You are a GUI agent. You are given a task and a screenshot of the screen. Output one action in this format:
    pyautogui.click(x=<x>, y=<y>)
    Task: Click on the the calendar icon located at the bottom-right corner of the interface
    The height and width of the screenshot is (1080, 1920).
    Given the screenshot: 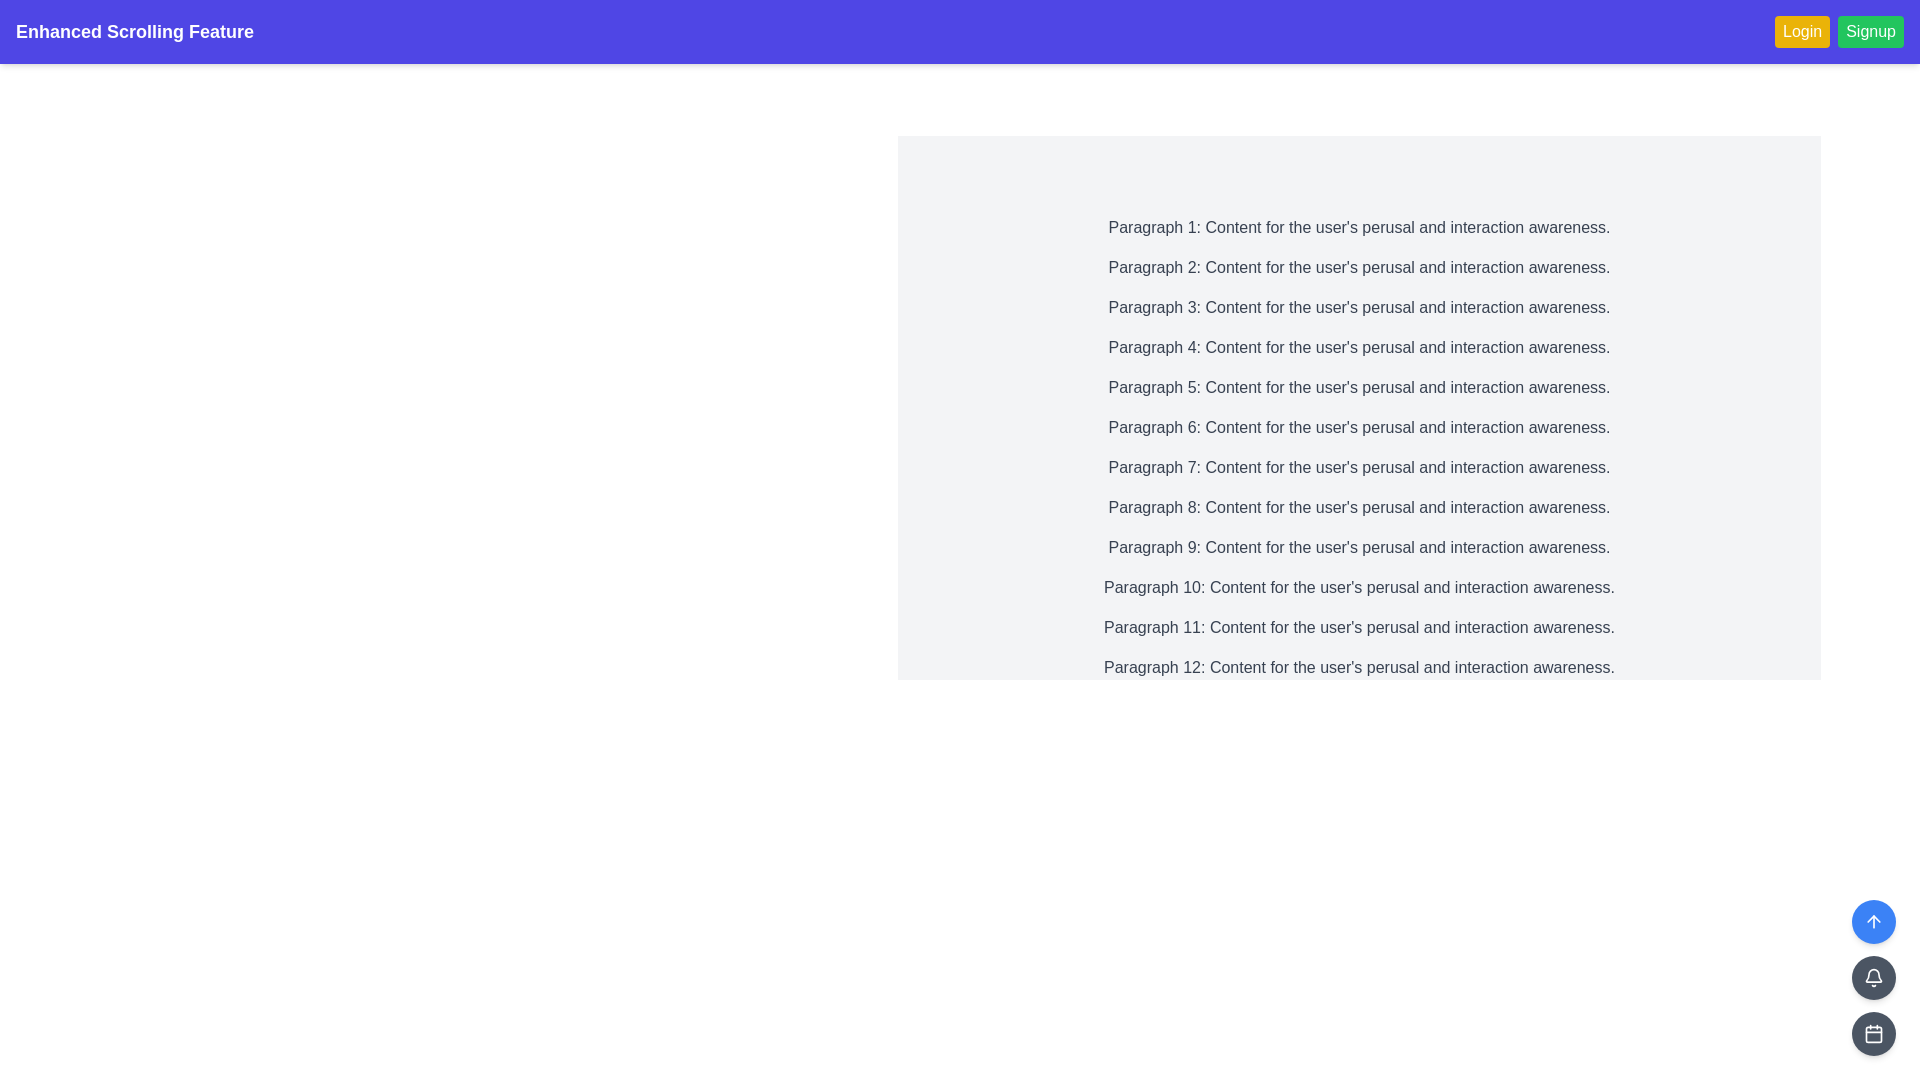 What is the action you would take?
    pyautogui.click(x=1872, y=1033)
    